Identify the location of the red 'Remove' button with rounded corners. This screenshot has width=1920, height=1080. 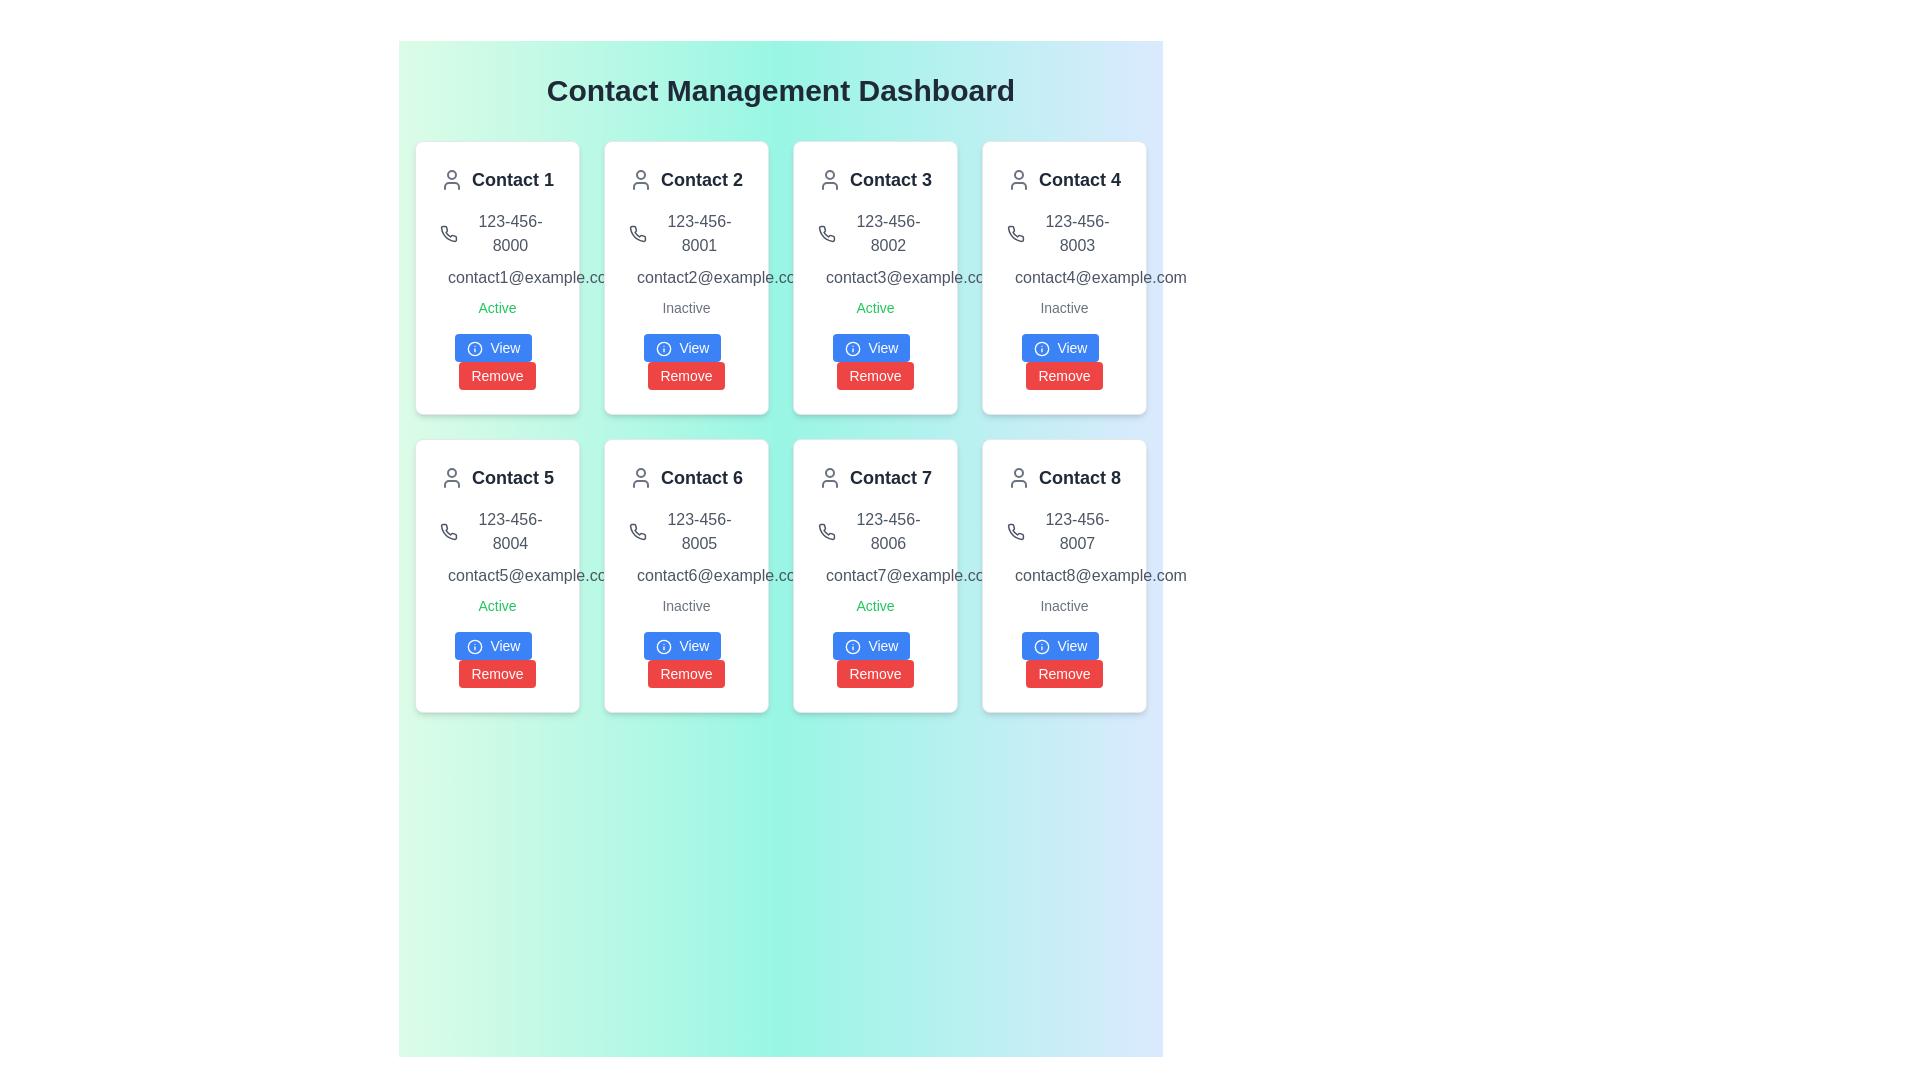
(686, 375).